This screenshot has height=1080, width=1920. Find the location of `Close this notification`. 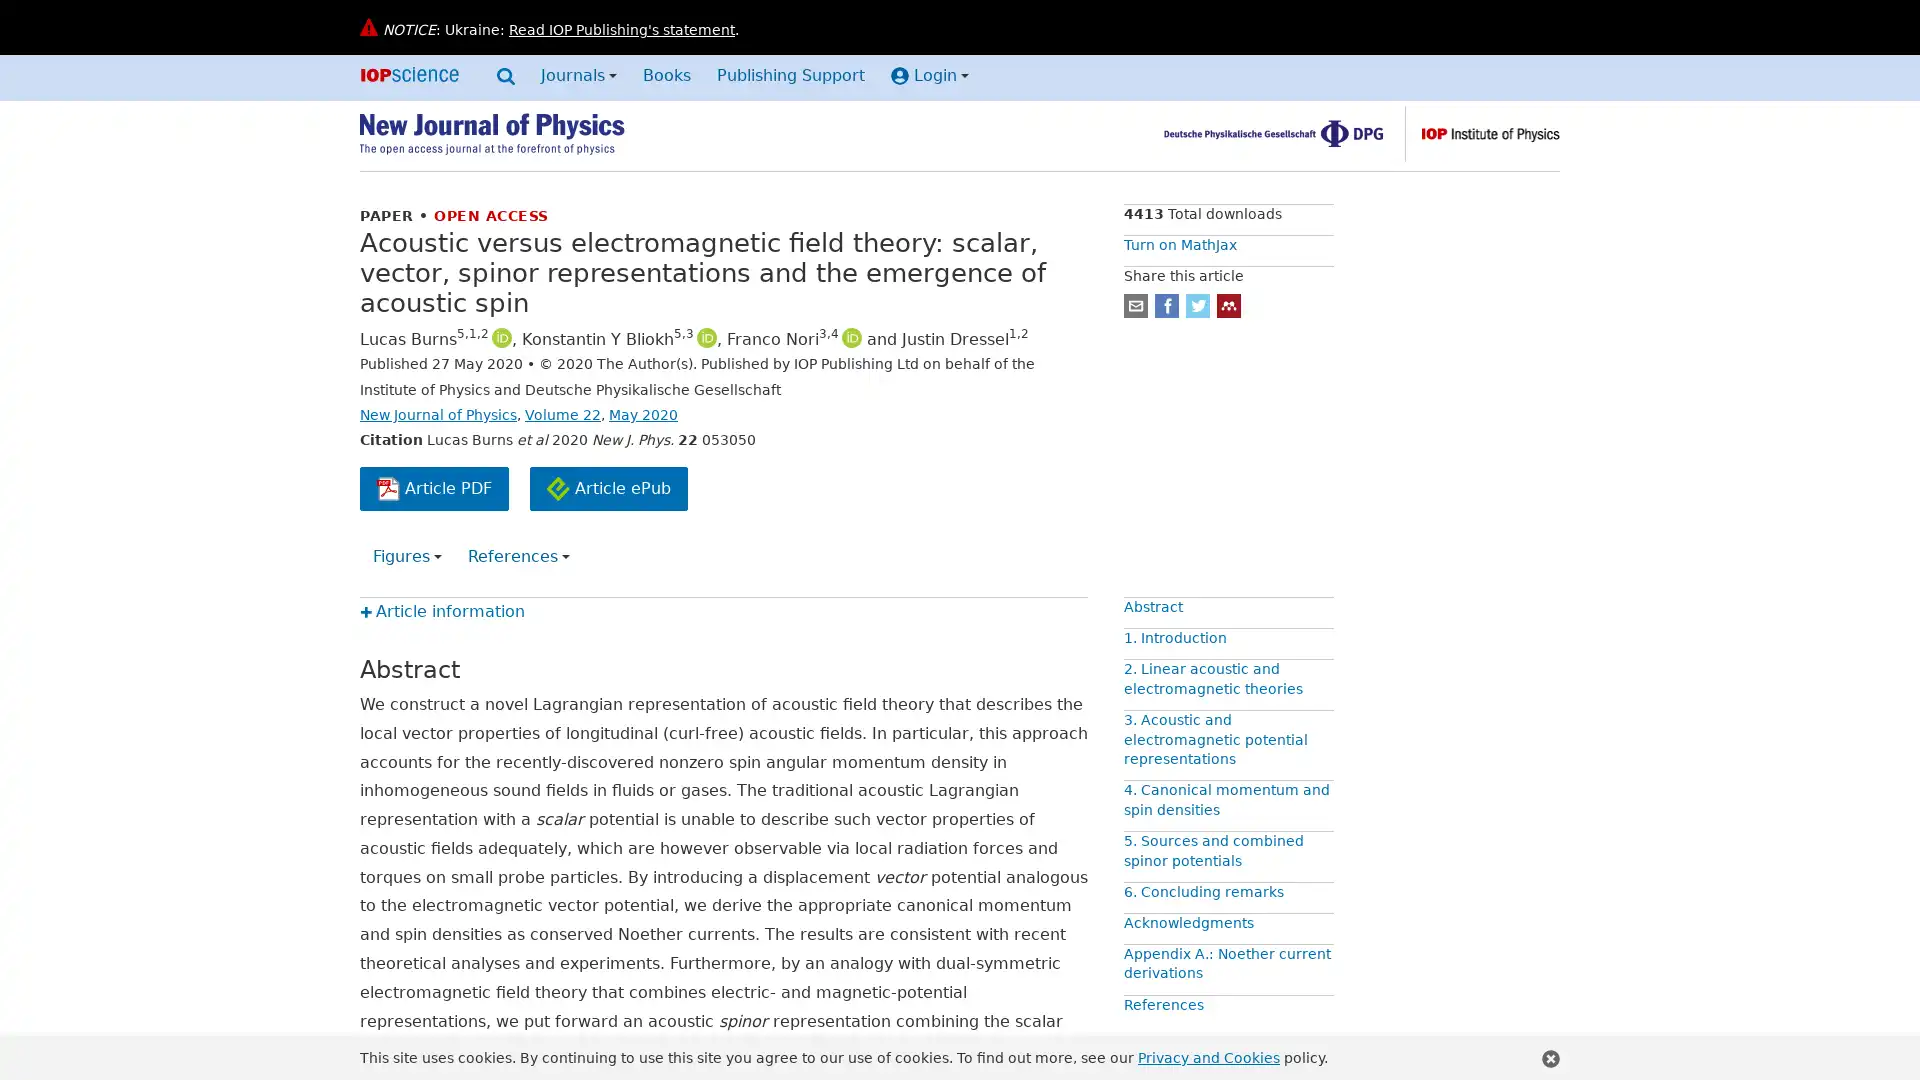

Close this notification is located at coordinates (1549, 1058).